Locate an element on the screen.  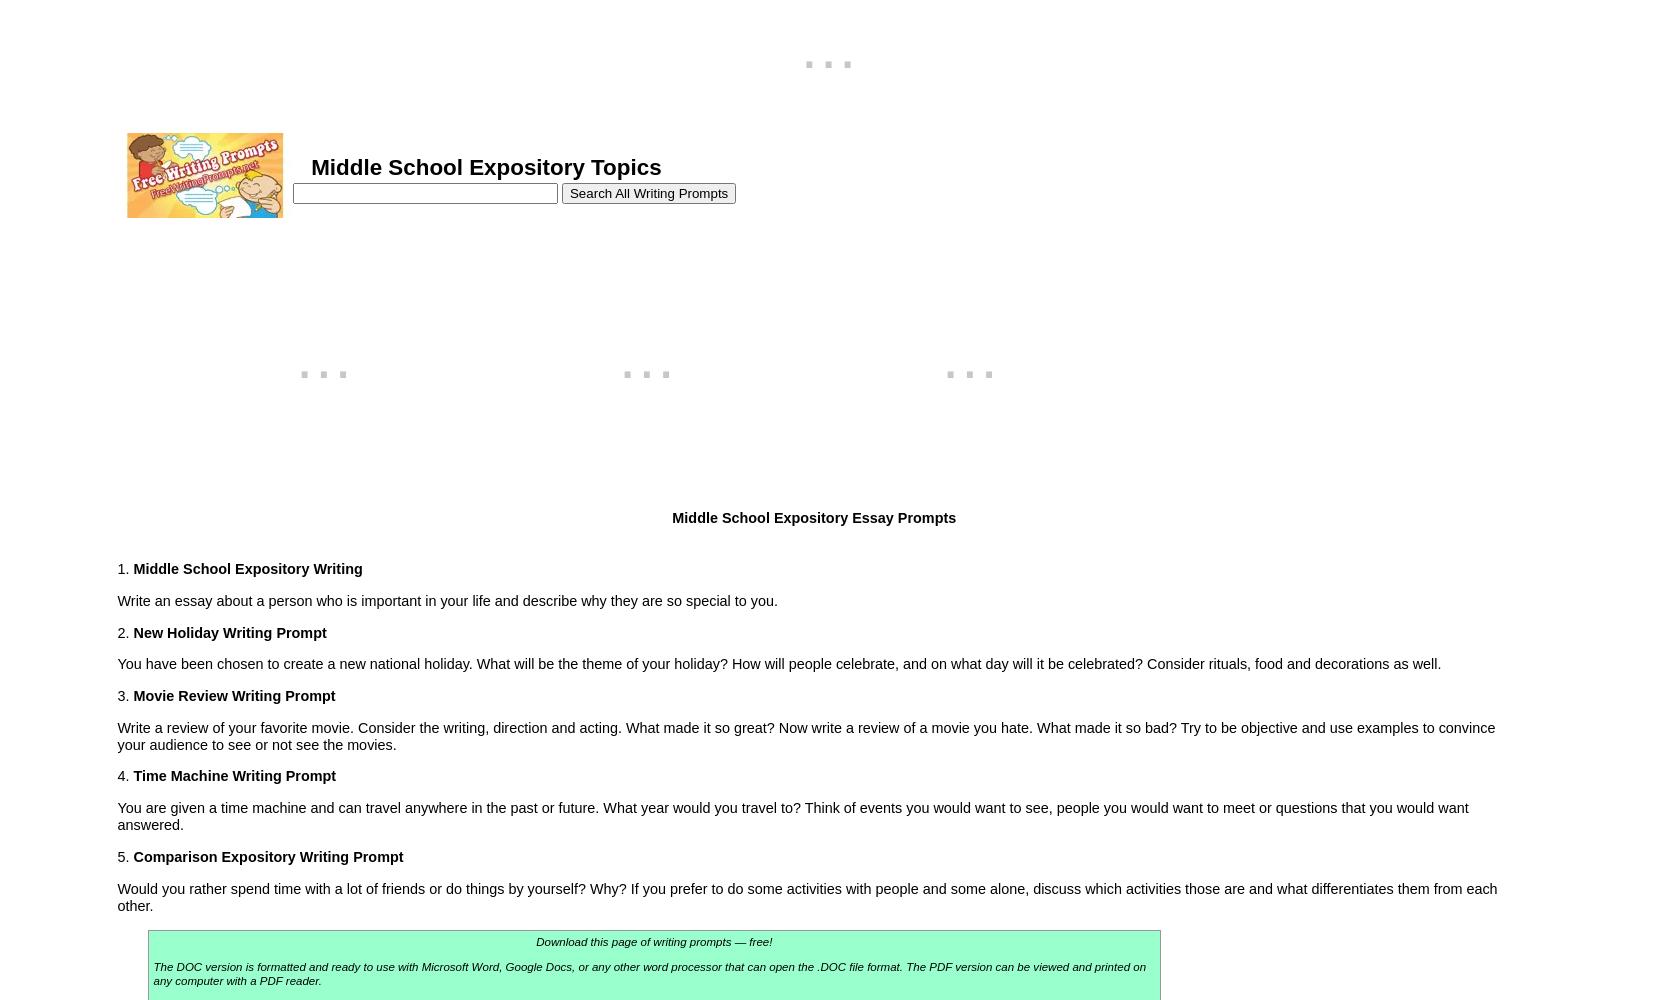
'Write a review of your favorite movie. Consider the writing, direction and acting. What made it so great? Now write a review of a movie you hate. What made it so bad? Try to be objective and use examples to convince your audience to see or not see the movies.' is located at coordinates (804, 734).